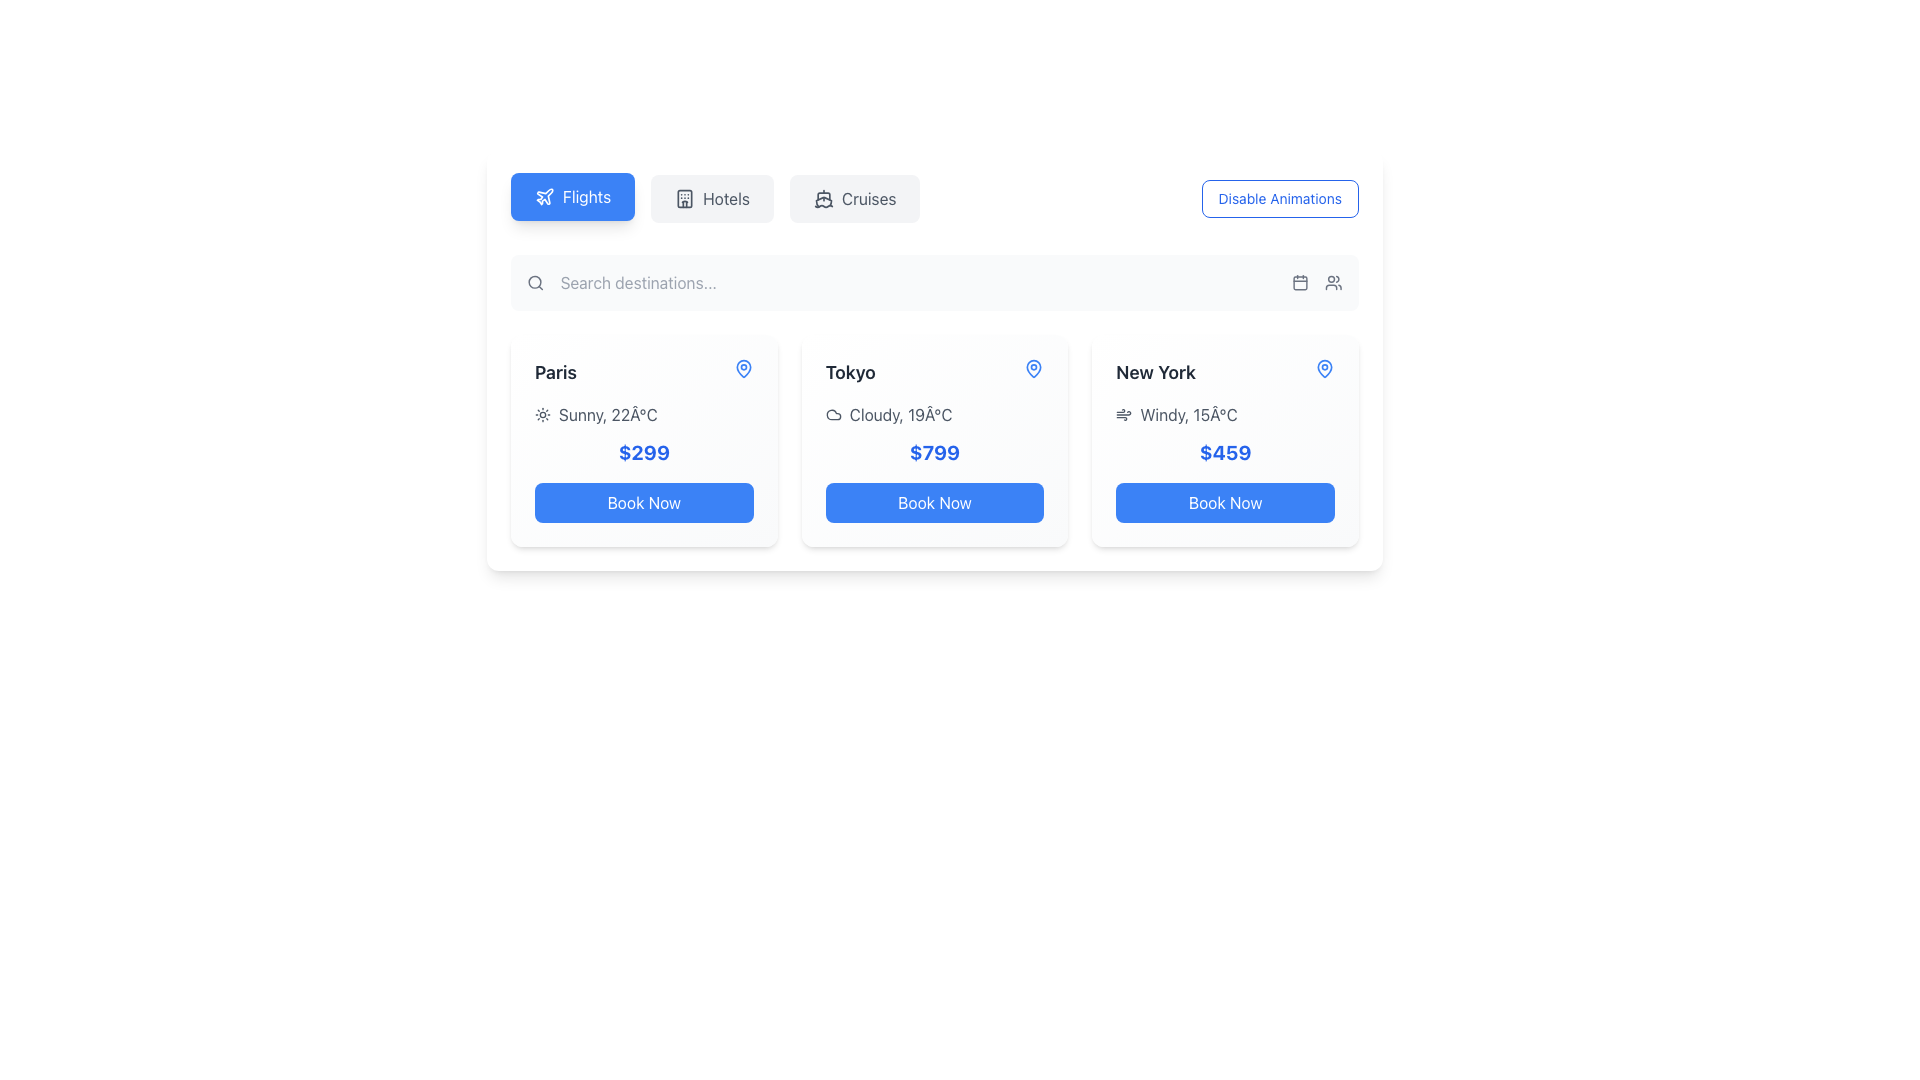  What do you see at coordinates (1189, 414) in the screenshot?
I see `text content of the weather information label indicating windy weather and a temperature of 15Â°C for New York, located below the New York title and above the price section` at bounding box center [1189, 414].